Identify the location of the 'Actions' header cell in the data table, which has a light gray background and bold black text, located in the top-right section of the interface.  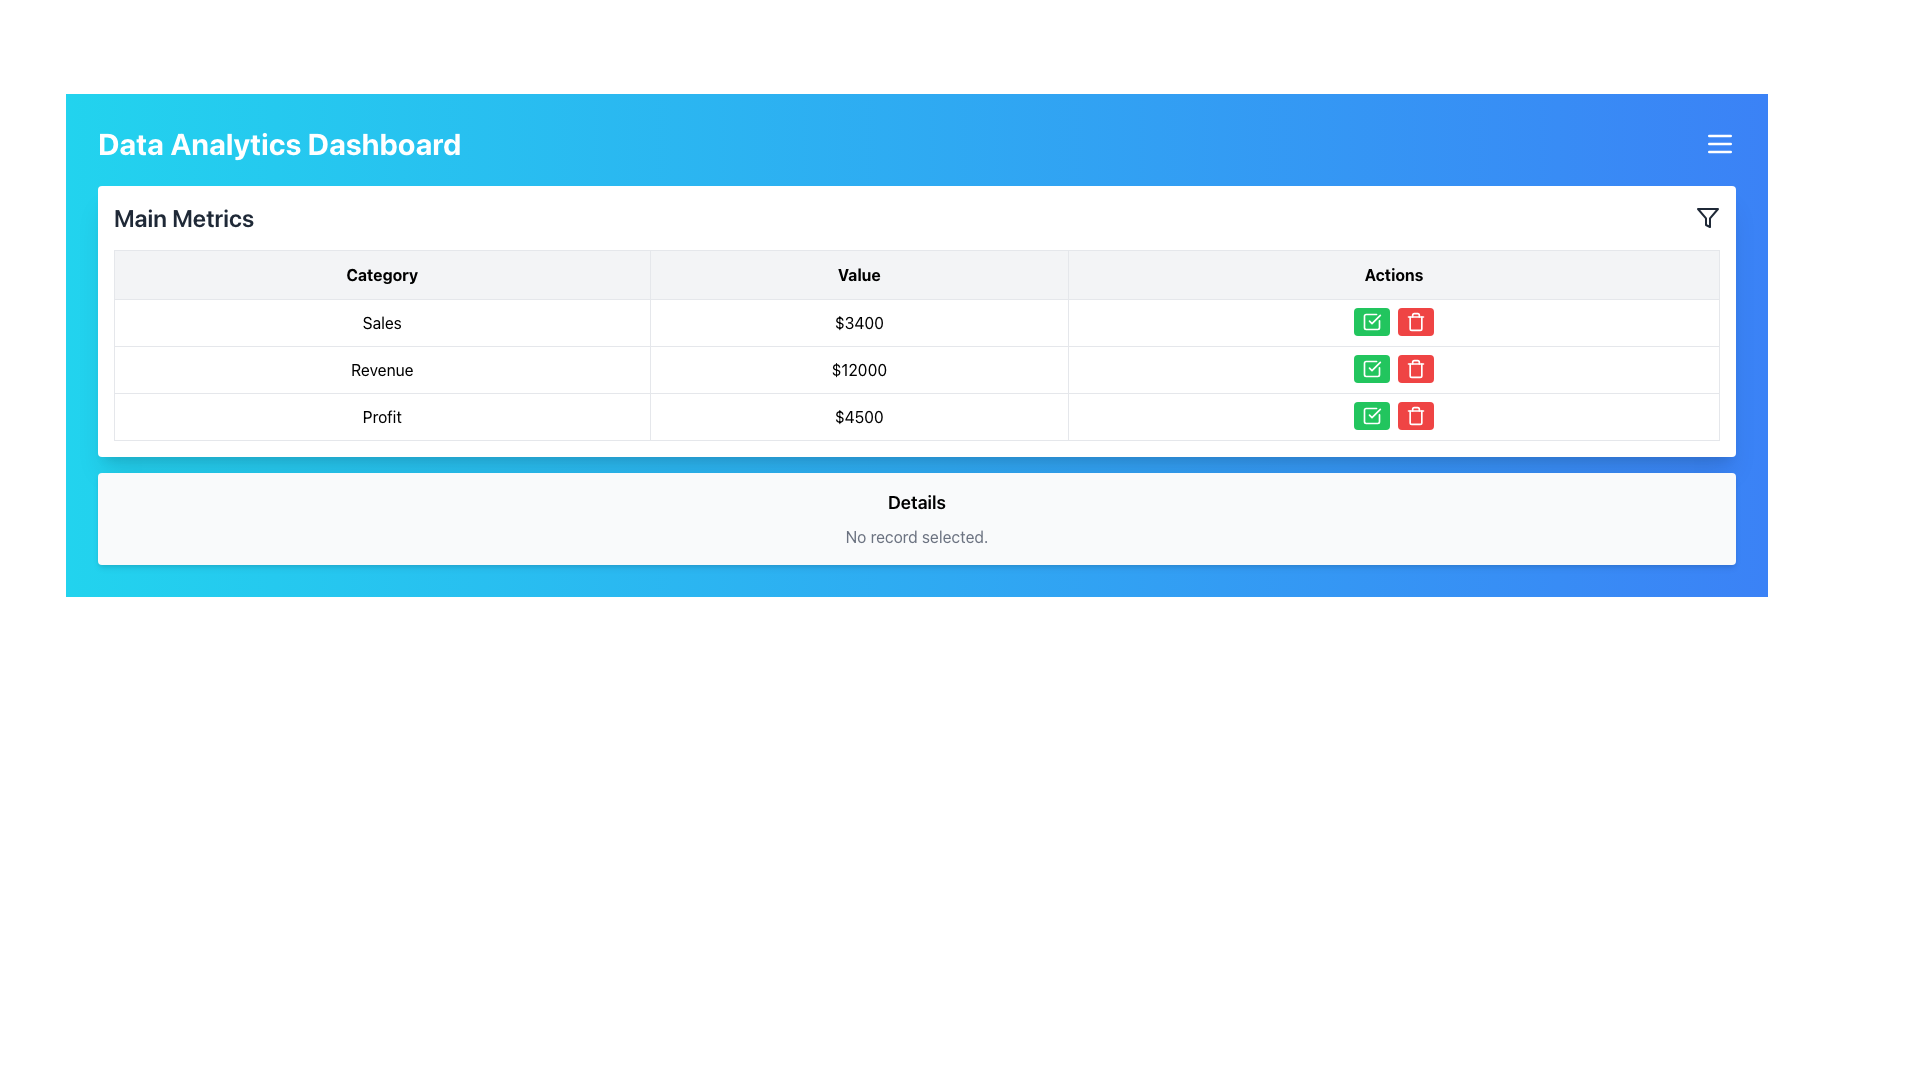
(1393, 274).